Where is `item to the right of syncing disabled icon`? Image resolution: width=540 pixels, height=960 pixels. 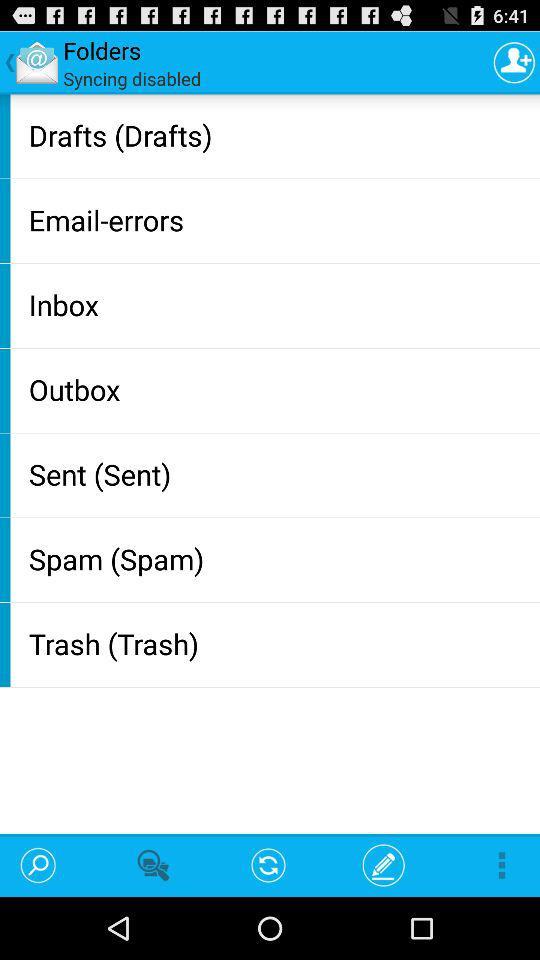 item to the right of syncing disabled icon is located at coordinates (514, 62).